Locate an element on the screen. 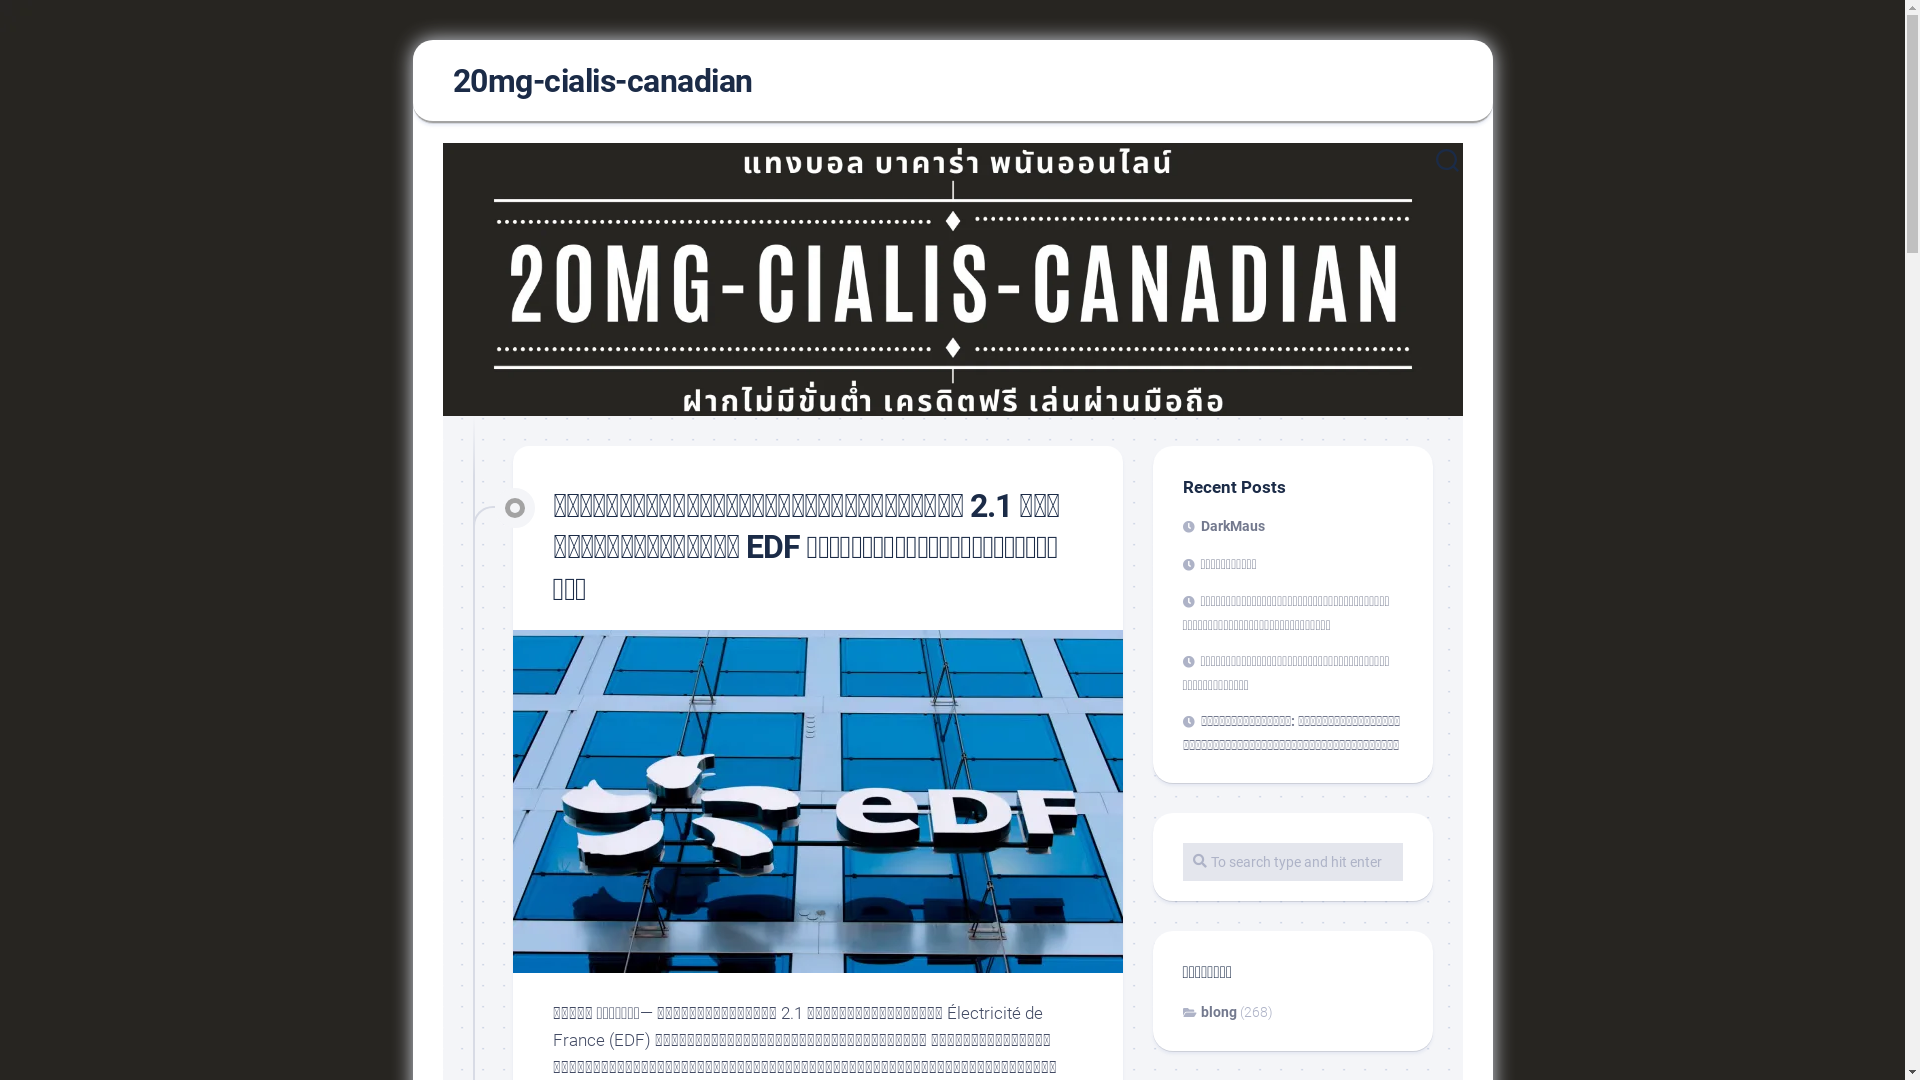 The width and height of the screenshot is (1920, 1080). 'blong' is located at coordinates (1208, 1011).